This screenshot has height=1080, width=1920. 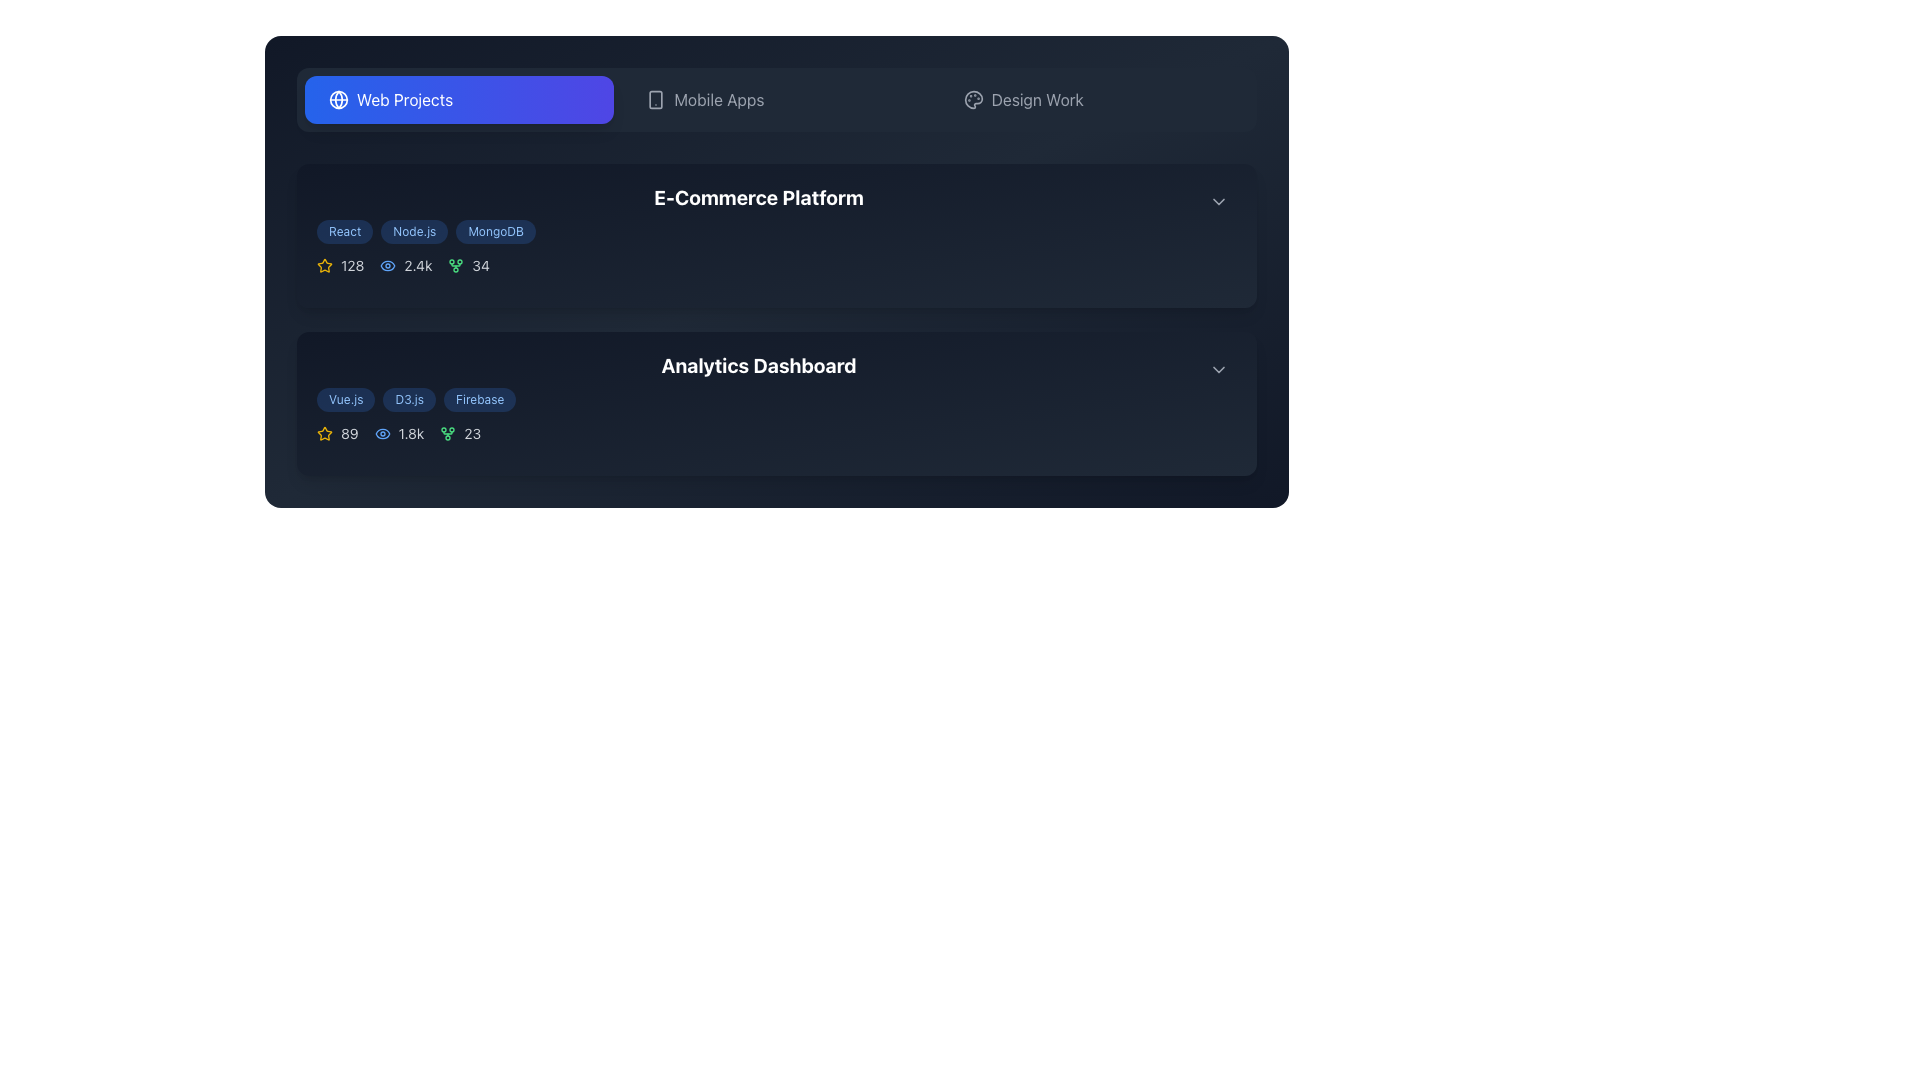 I want to click on the Icon and Text Pair displaying a green branching structure icon and the numeric text '34' in light gray, which is the third interactive group, so click(x=468, y=265).